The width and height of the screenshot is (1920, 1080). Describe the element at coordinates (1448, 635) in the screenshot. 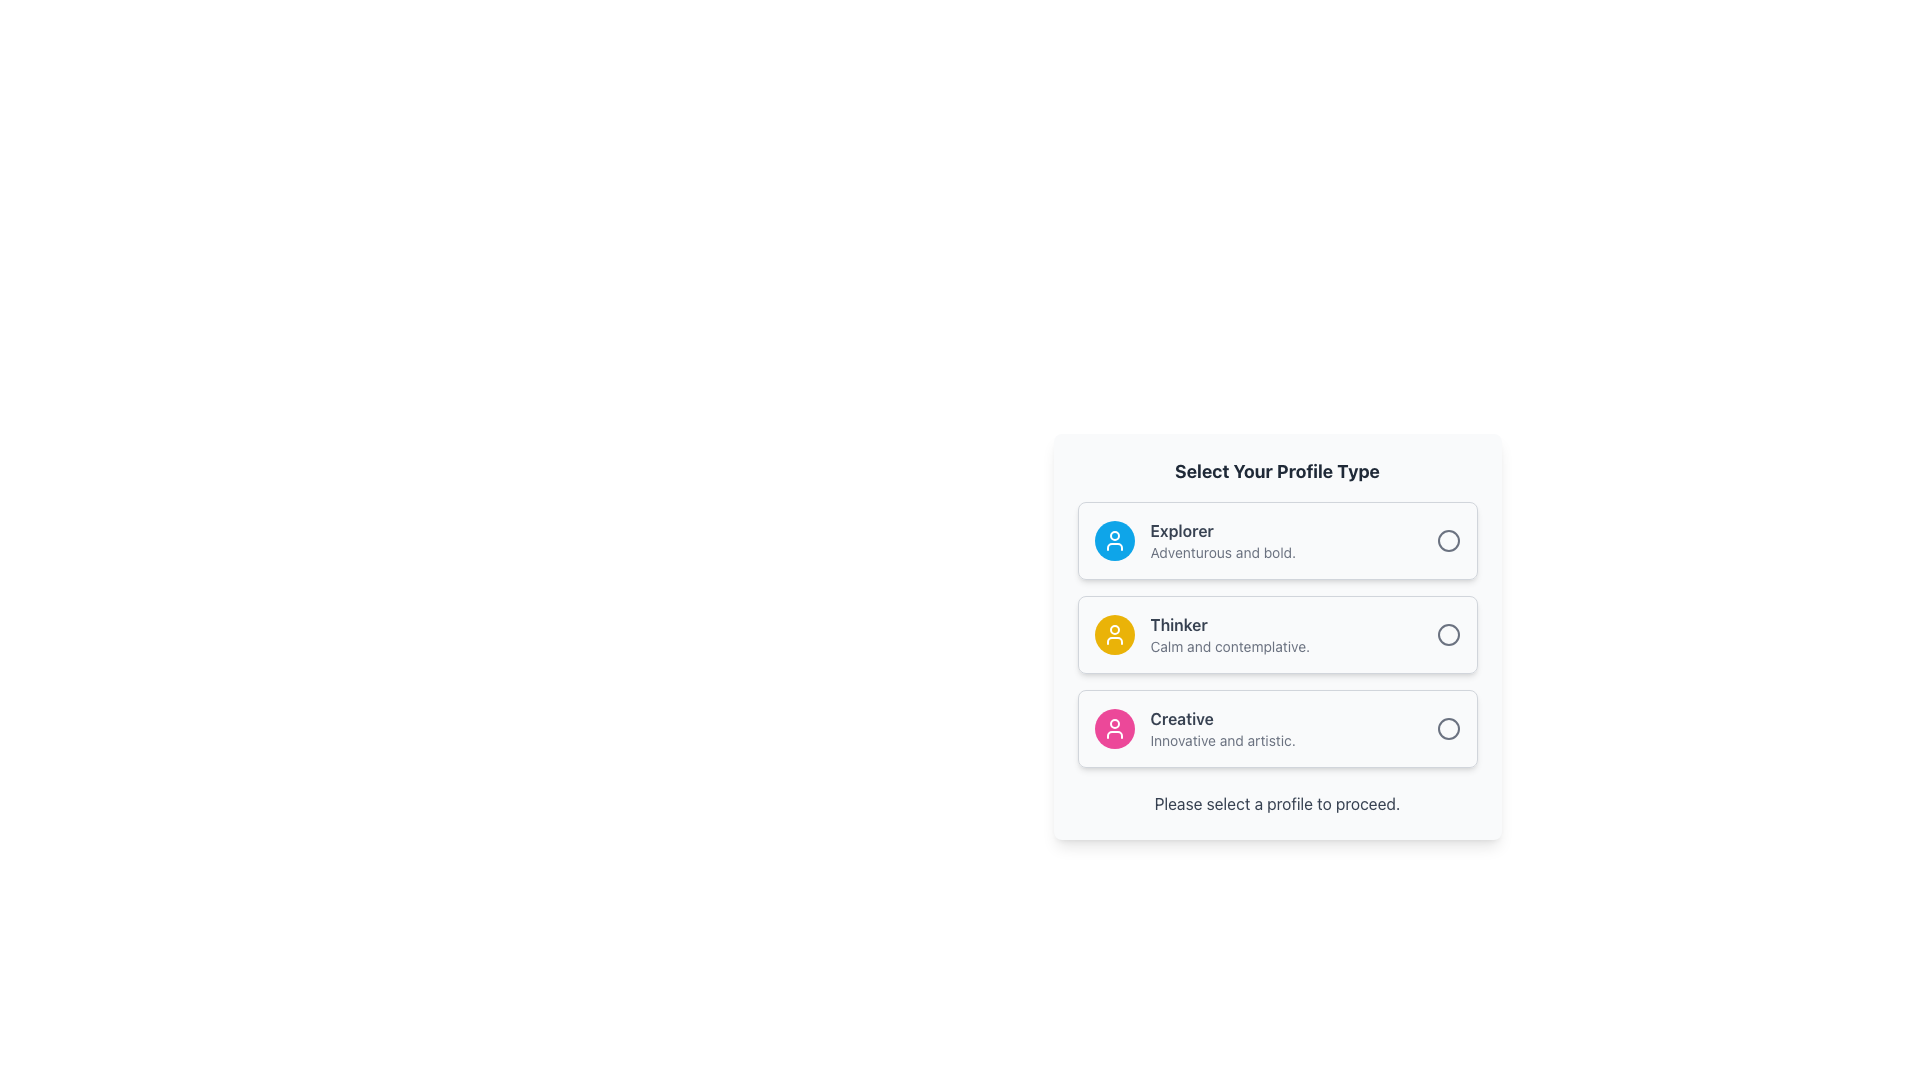

I see `the circular toggle button next to the text 'Thinker' in the 'Select Your Profile Type' list` at that location.